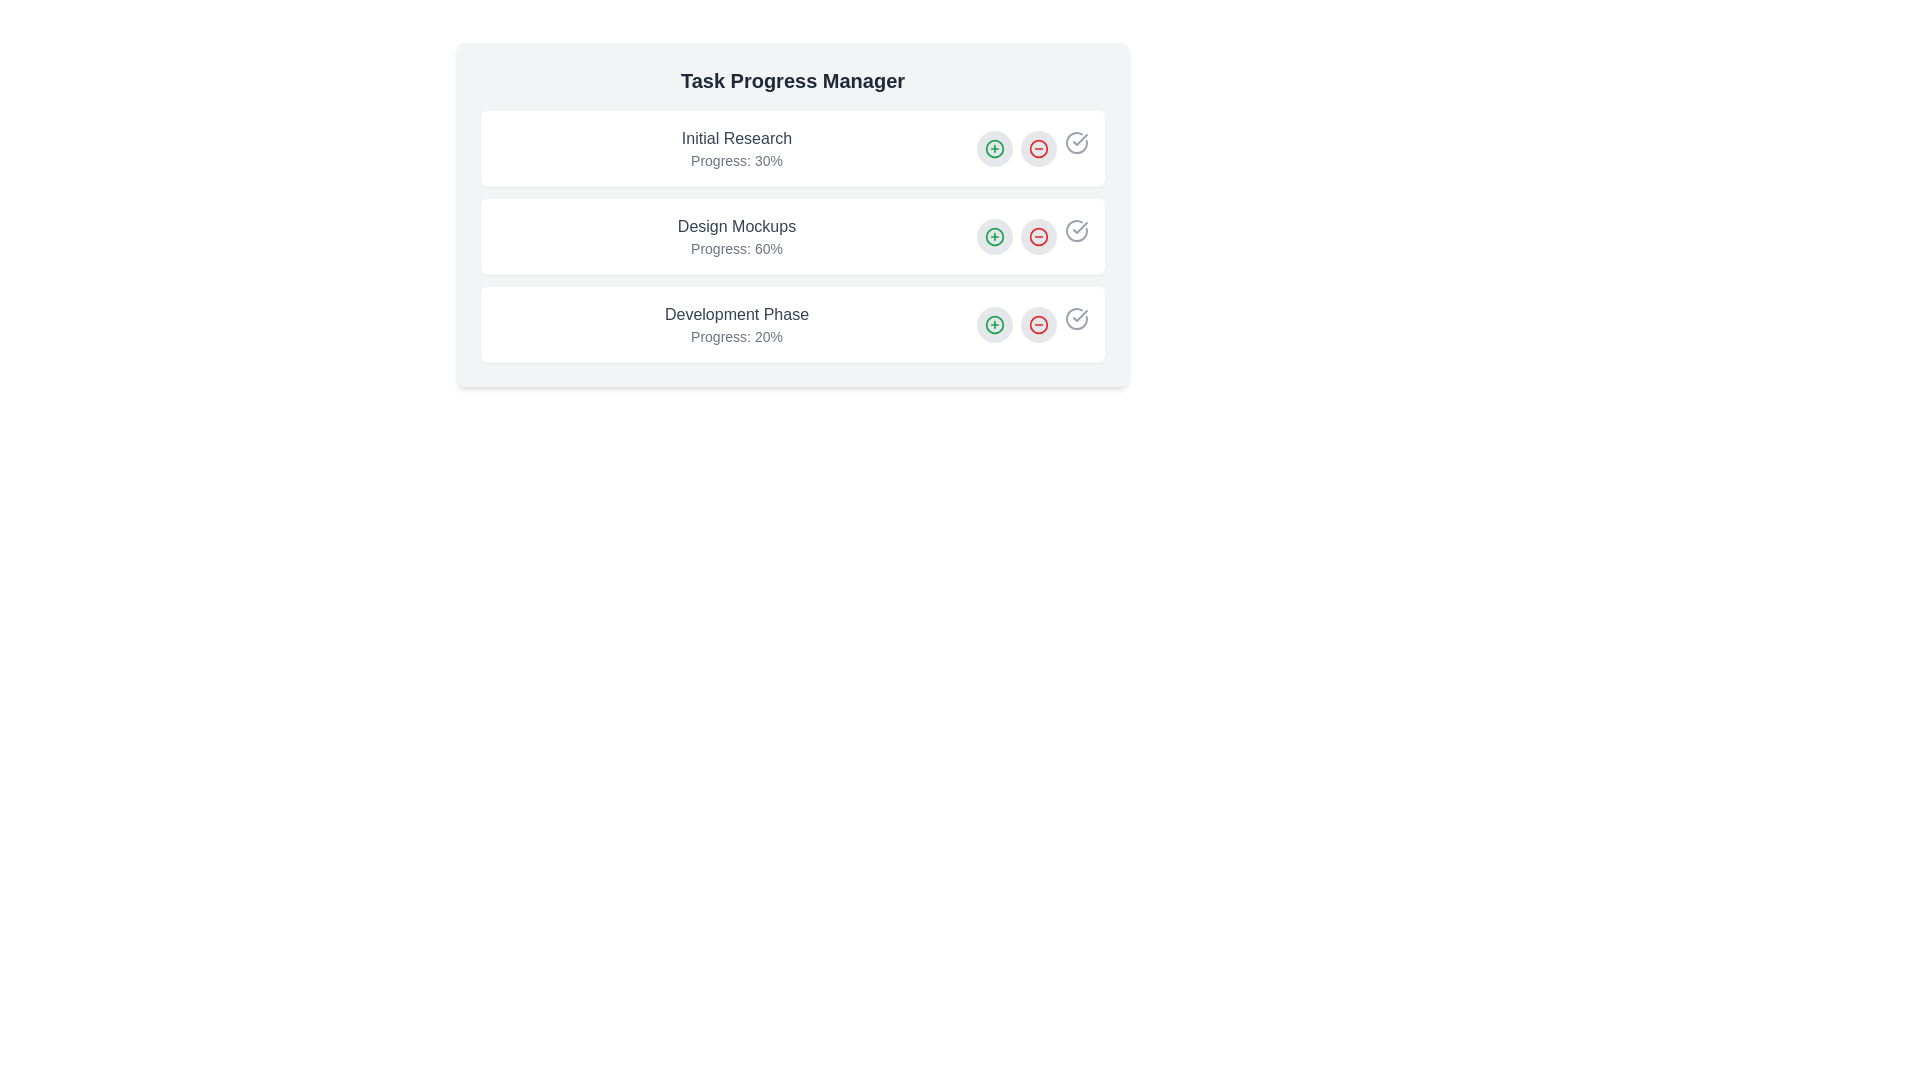 Image resolution: width=1920 pixels, height=1080 pixels. What do you see at coordinates (1032, 148) in the screenshot?
I see `the circular red button with a white minus sign, which is the second button in a horizontal group next to 'Initial Research' and 'Progress: 30%', located within the 'Task Progress Manager' card` at bounding box center [1032, 148].